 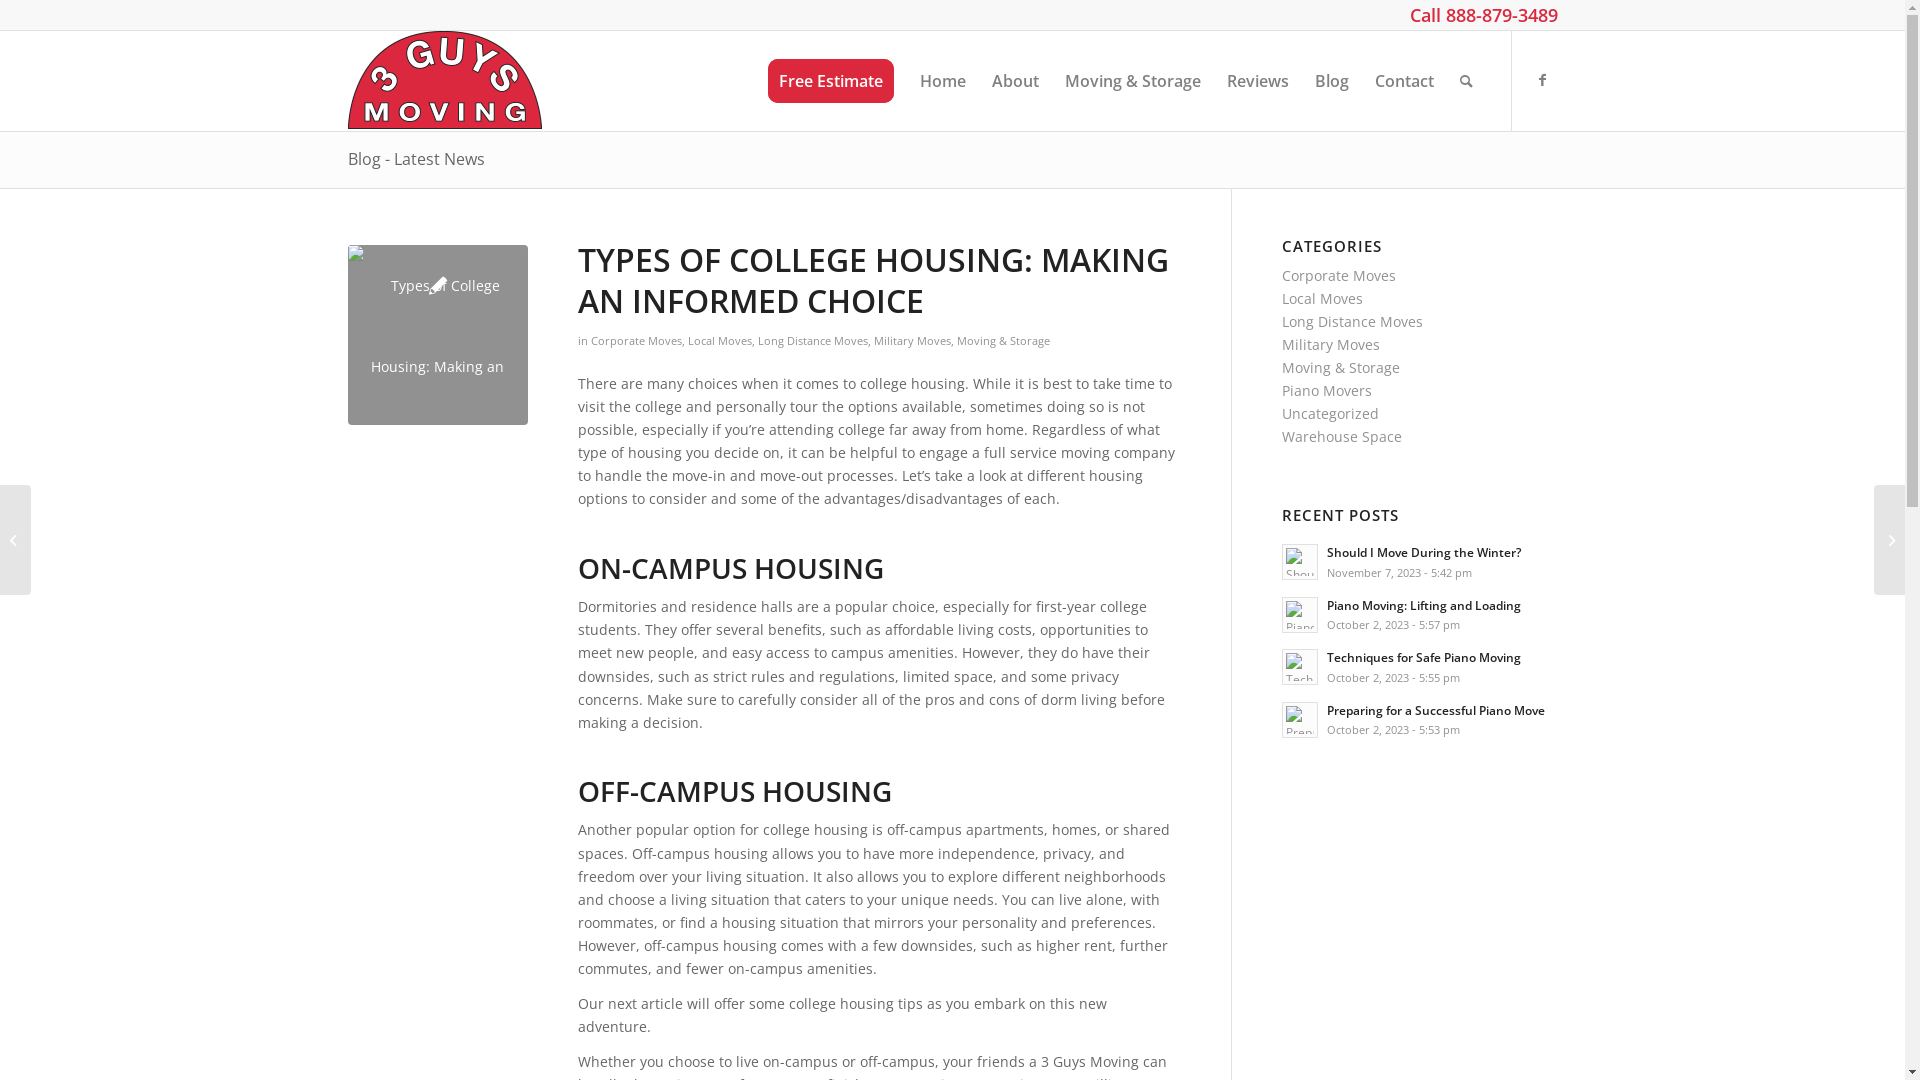 What do you see at coordinates (1281, 390) in the screenshot?
I see `'Piano Movers'` at bounding box center [1281, 390].